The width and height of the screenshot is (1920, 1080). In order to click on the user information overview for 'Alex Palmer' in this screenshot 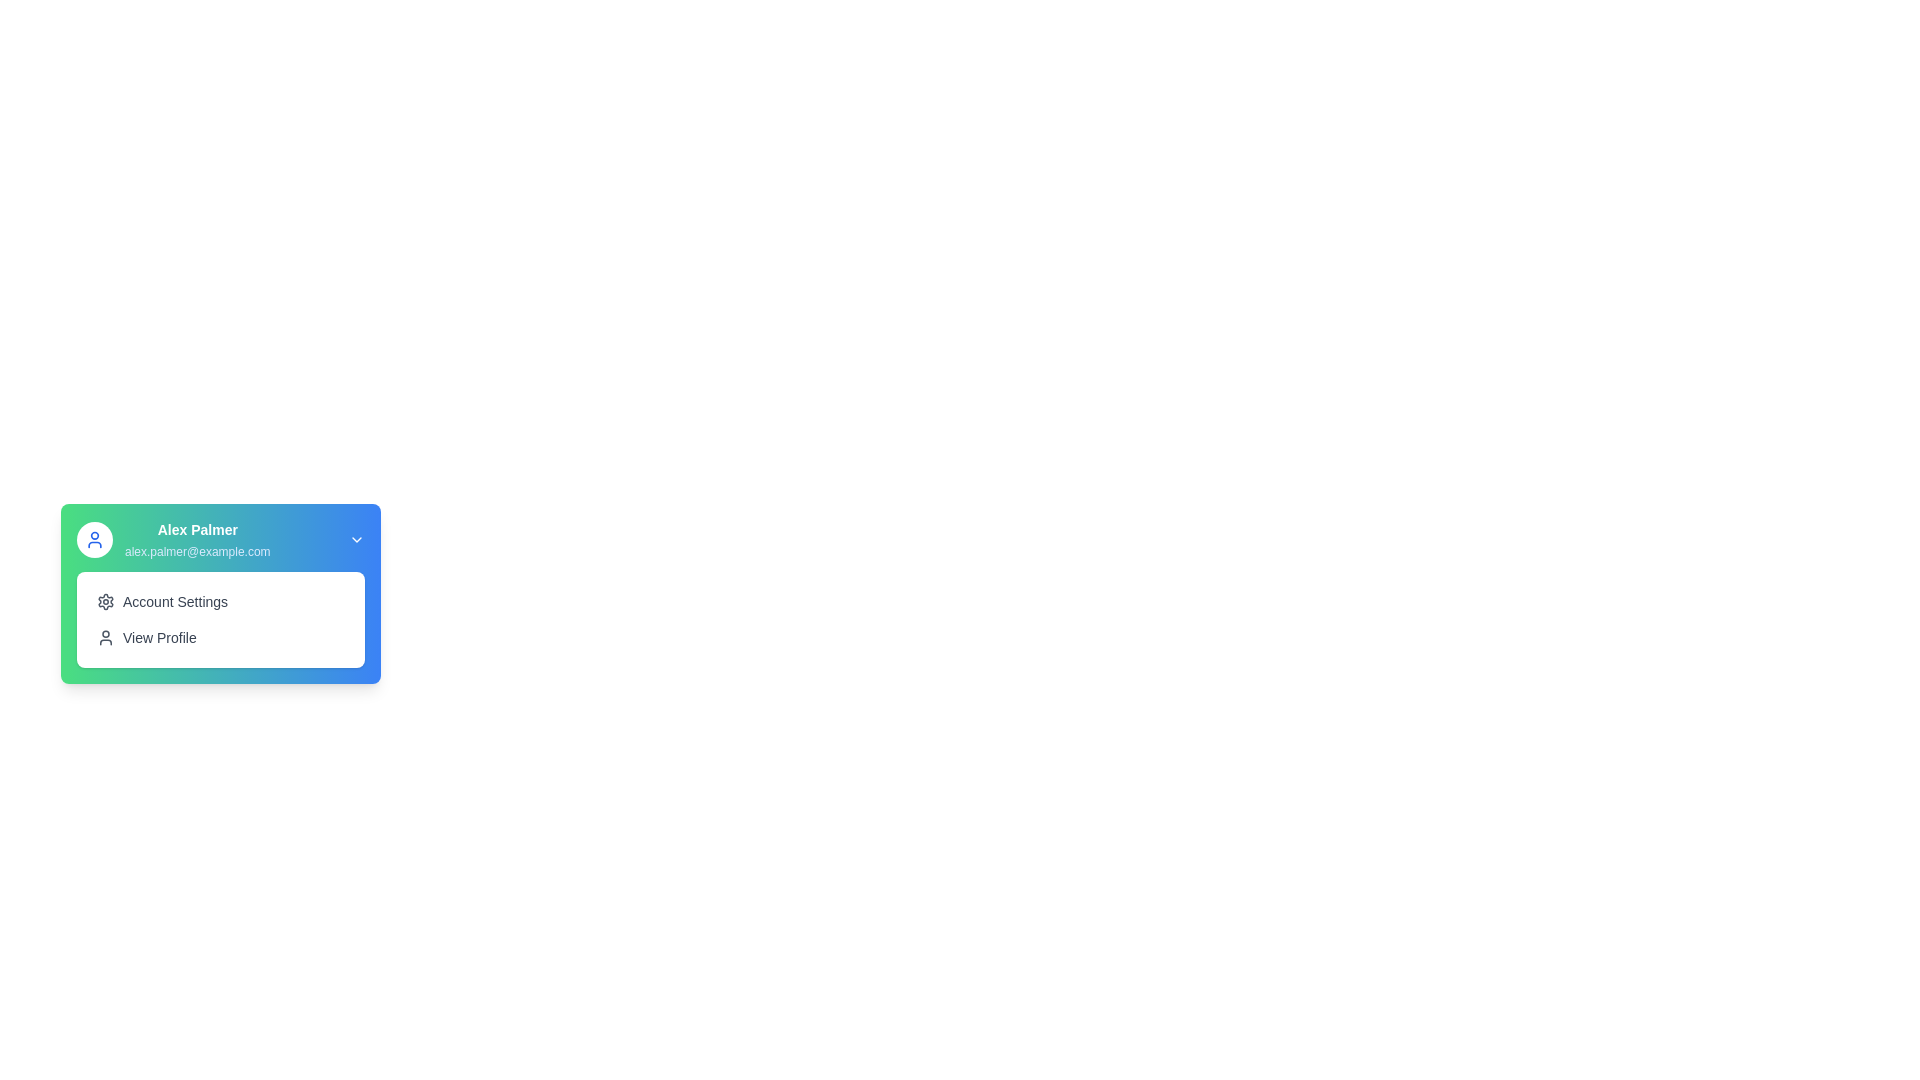, I will do `click(220, 540)`.